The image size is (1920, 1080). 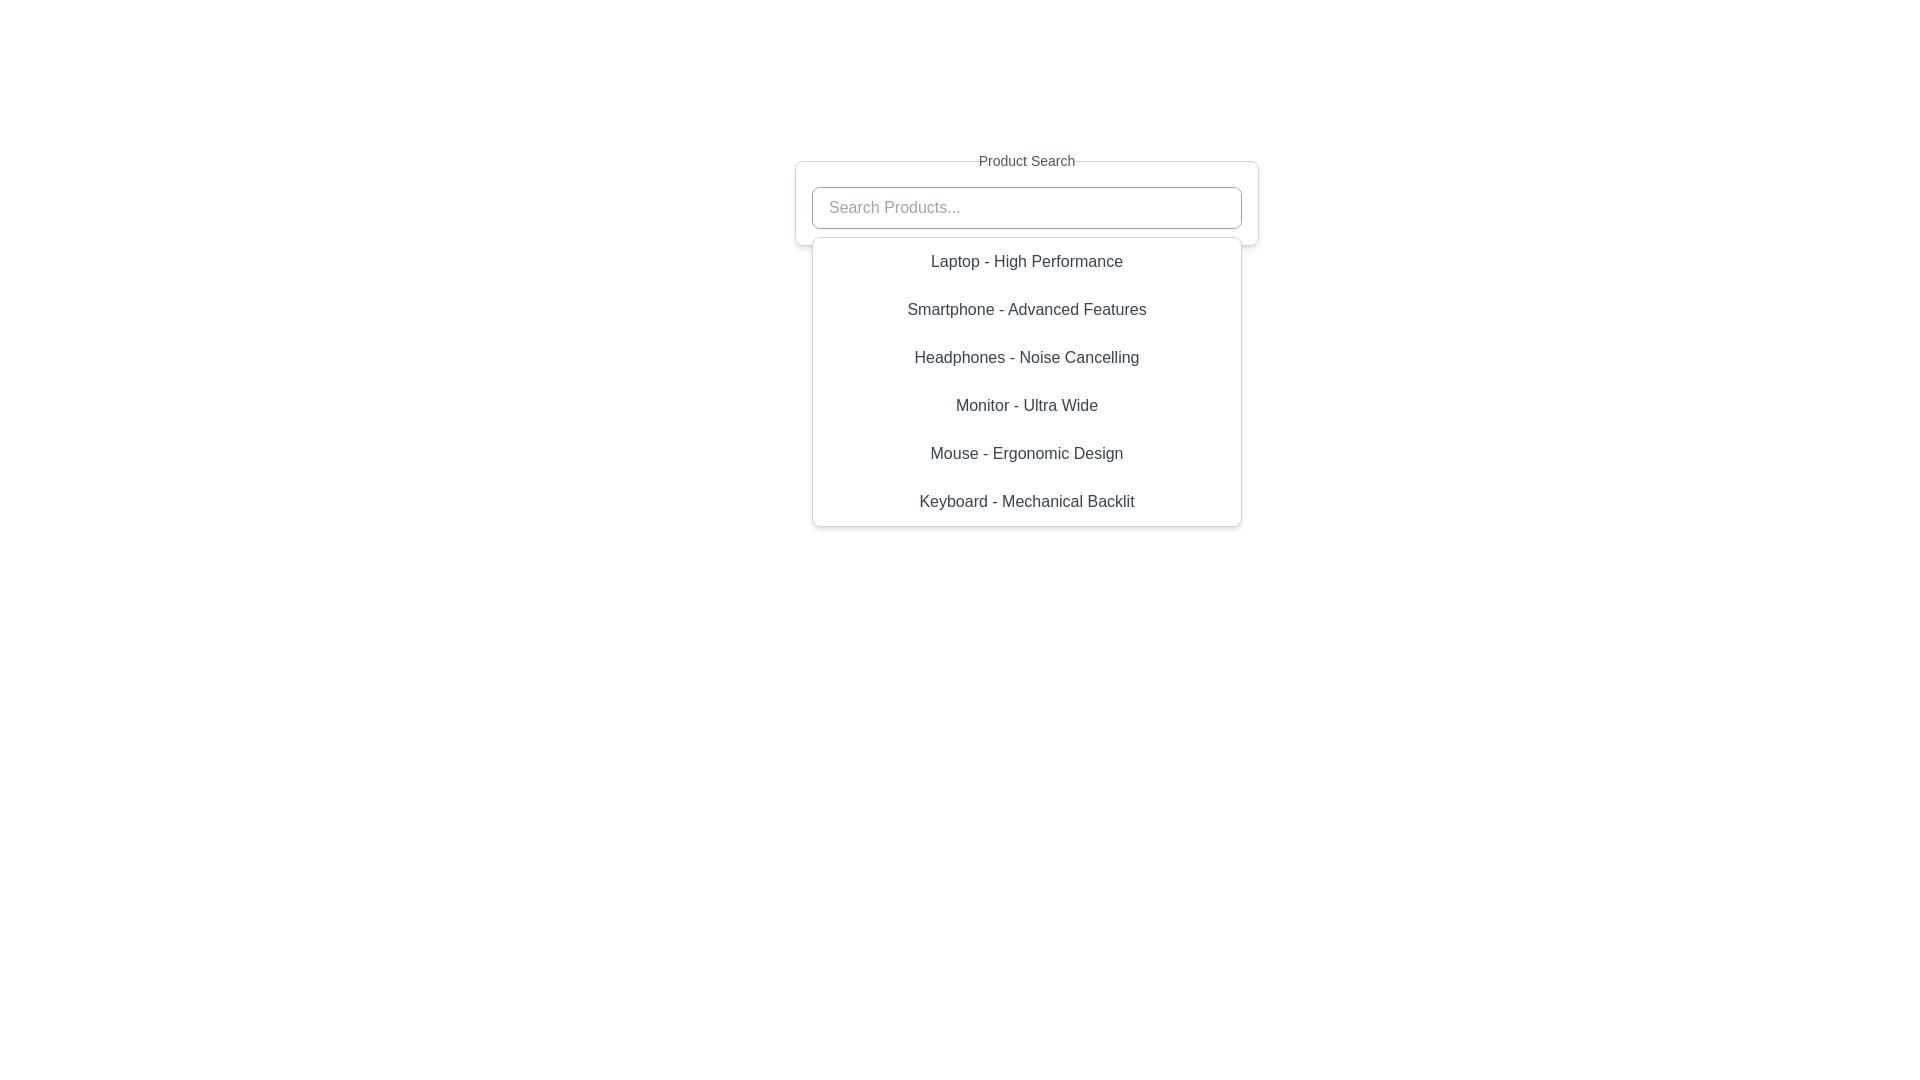 I want to click on the first option in the dropdown list labeled 'Laptop - High Performance', so click(x=1027, y=261).